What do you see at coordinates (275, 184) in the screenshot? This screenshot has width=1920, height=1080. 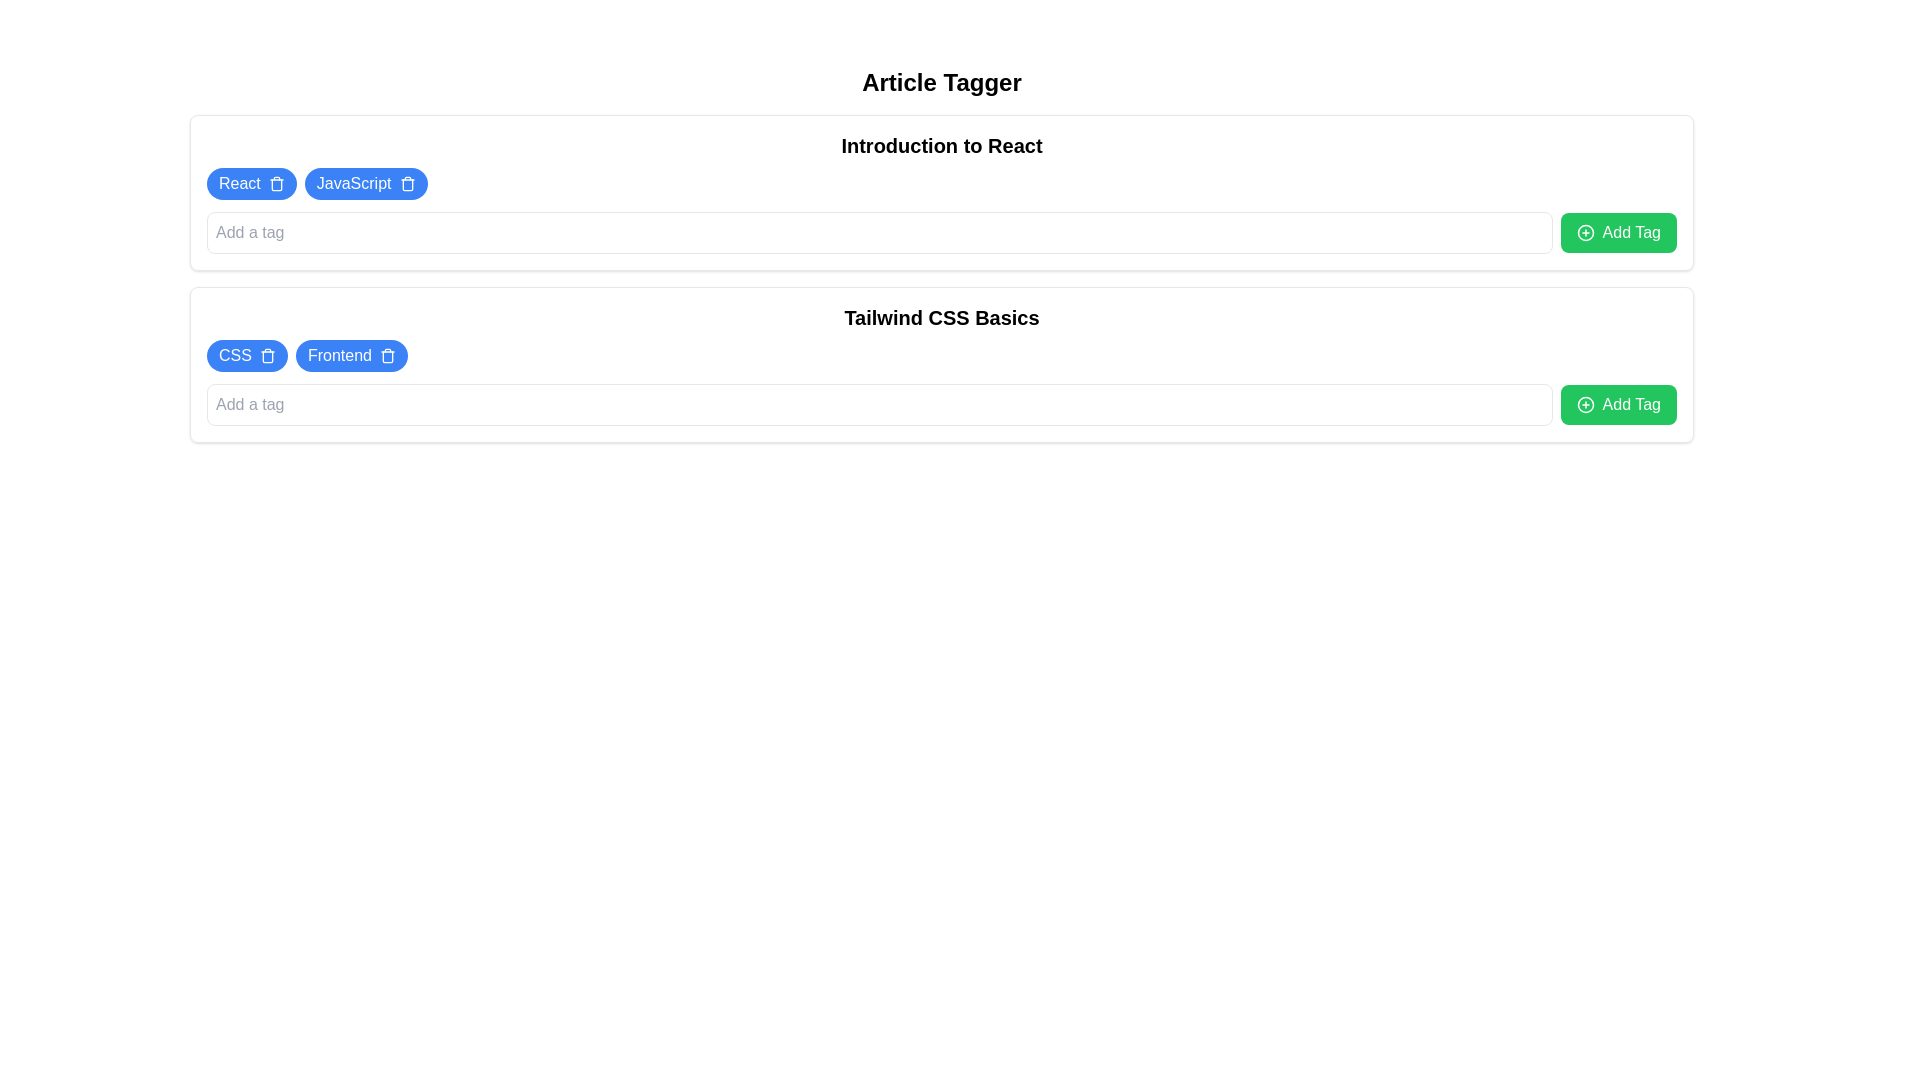 I see `the Trash Icon button located to the right of the 'React' text within a blue, rounded button` at bounding box center [275, 184].